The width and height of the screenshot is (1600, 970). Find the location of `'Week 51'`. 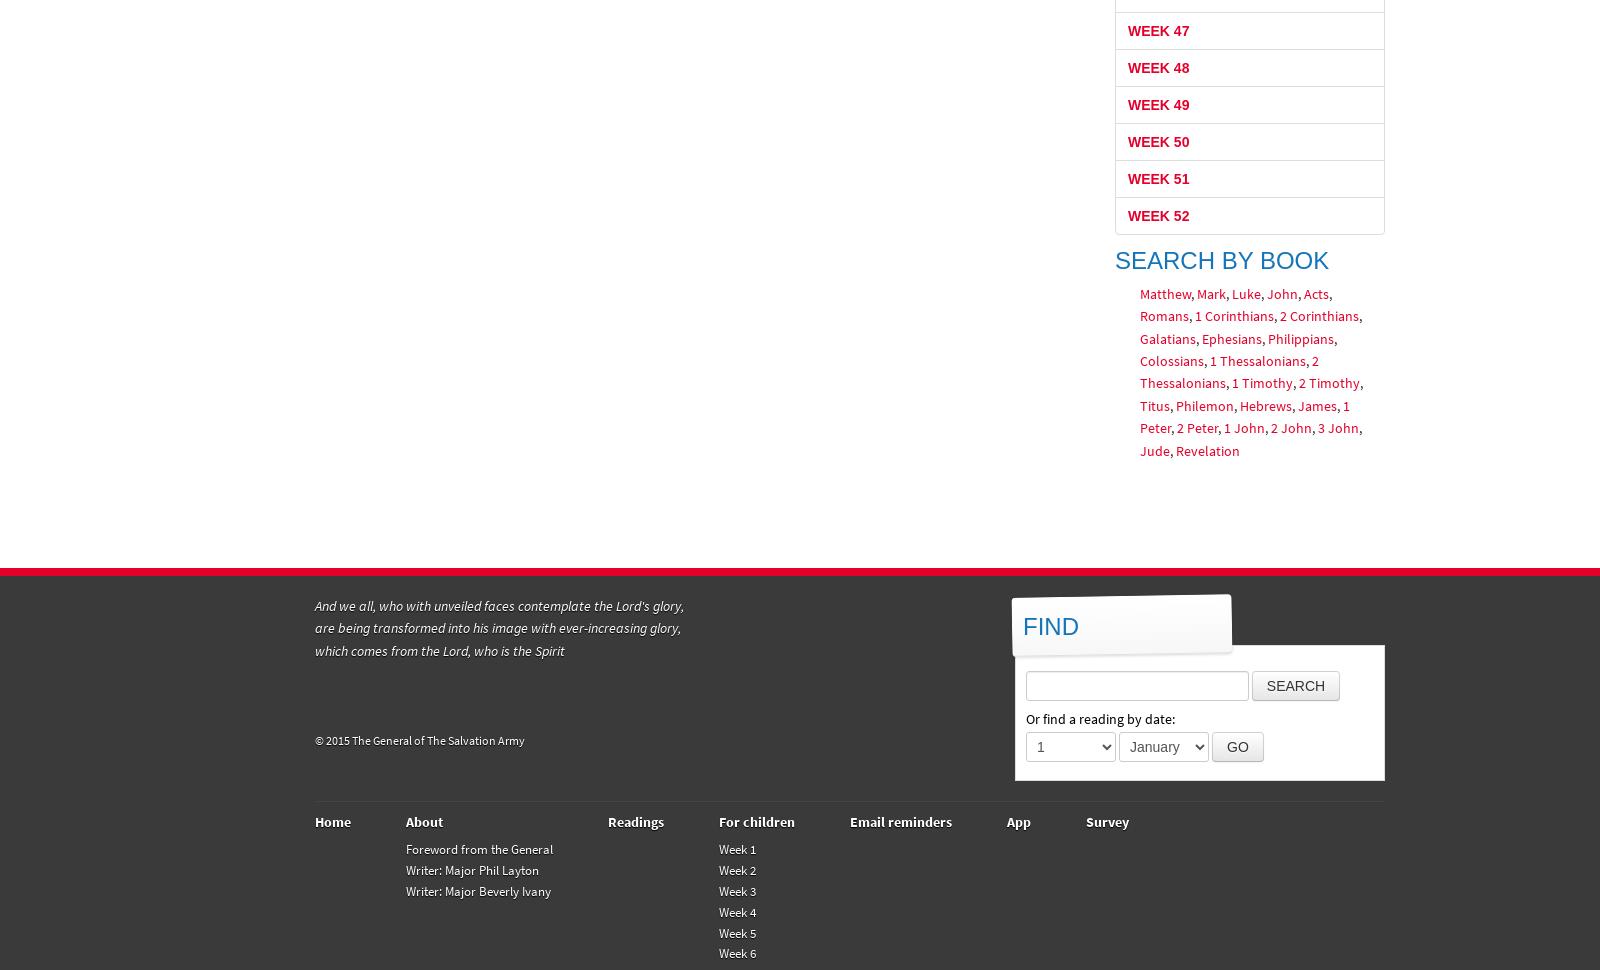

'Week 51' is located at coordinates (1158, 176).